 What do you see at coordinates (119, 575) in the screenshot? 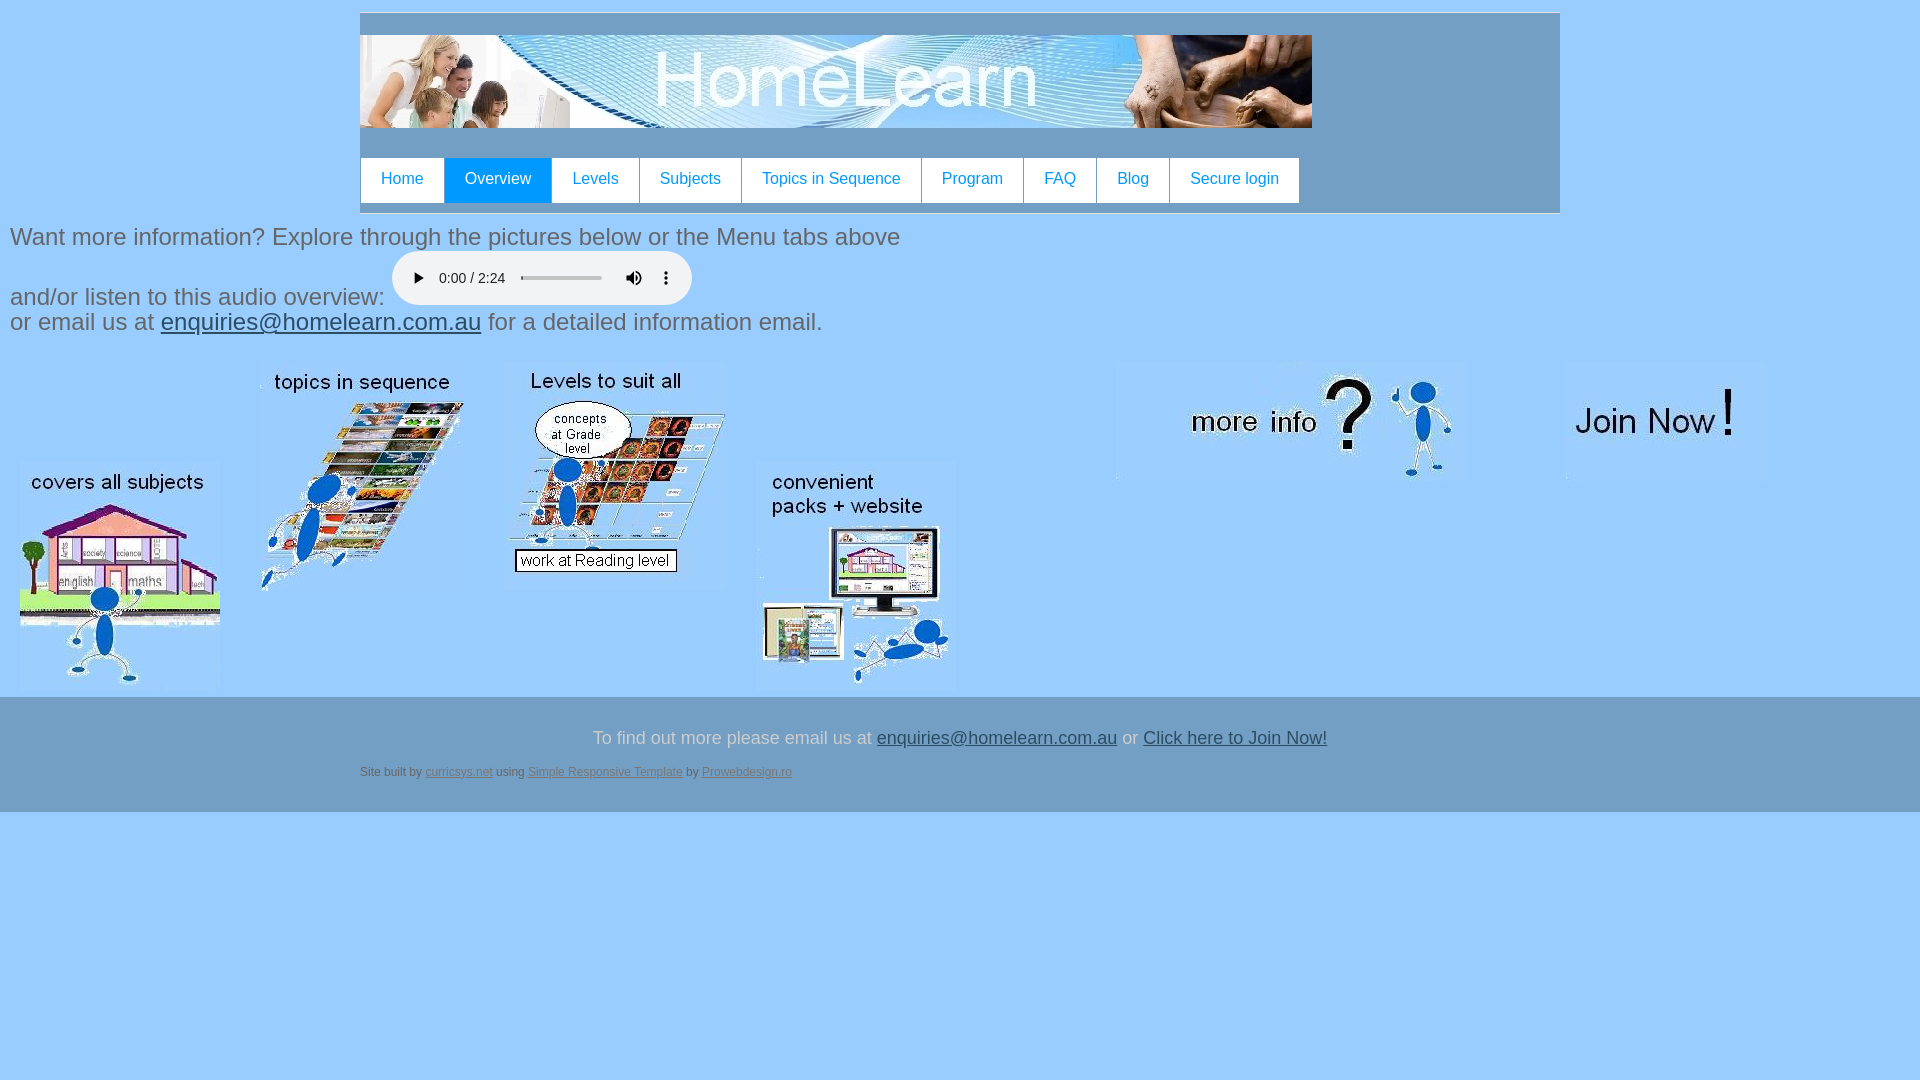
I see `'The HomeLearn program covers all subject areas'` at bounding box center [119, 575].